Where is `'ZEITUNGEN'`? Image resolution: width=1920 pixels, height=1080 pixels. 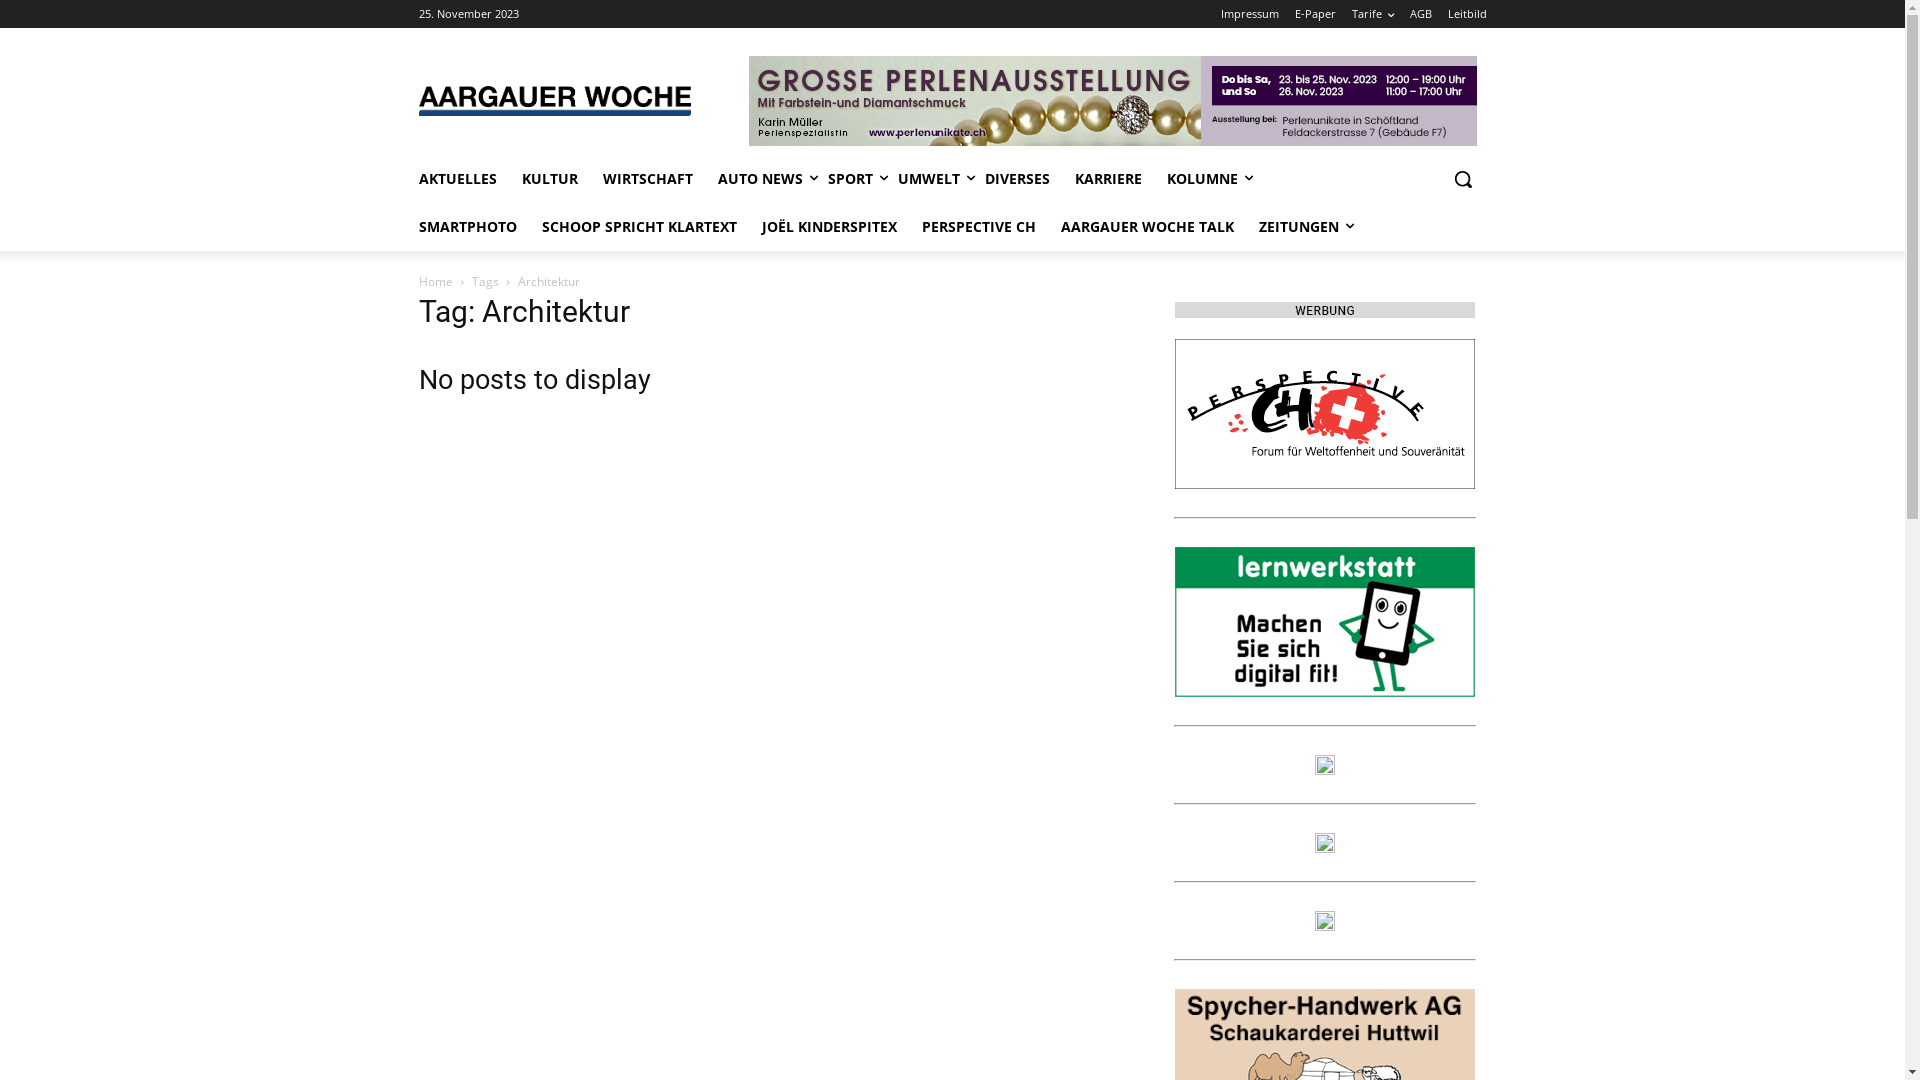 'ZEITUNGEN' is located at coordinates (1297, 226).